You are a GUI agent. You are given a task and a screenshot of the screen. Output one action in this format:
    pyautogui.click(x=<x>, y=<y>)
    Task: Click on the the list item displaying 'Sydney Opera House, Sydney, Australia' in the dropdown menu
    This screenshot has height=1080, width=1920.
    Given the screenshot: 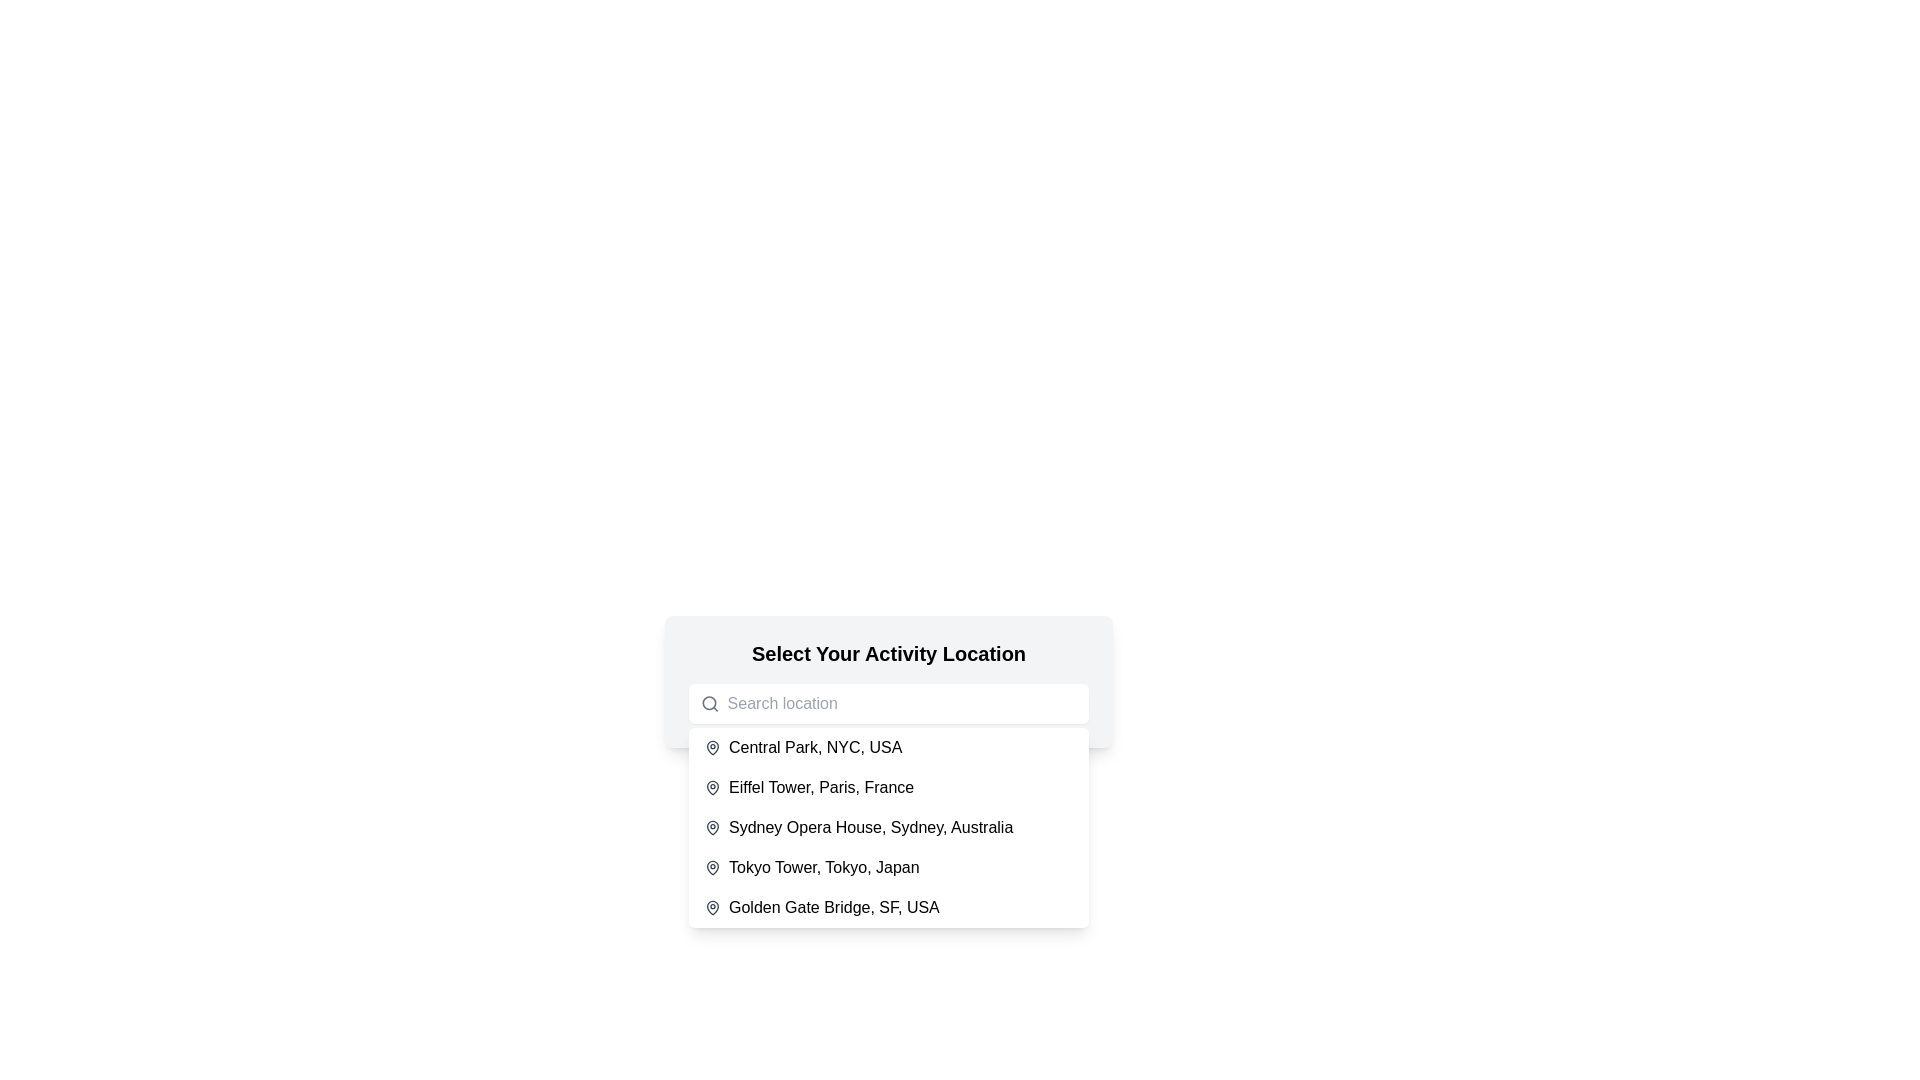 What is the action you would take?
    pyautogui.click(x=887, y=828)
    